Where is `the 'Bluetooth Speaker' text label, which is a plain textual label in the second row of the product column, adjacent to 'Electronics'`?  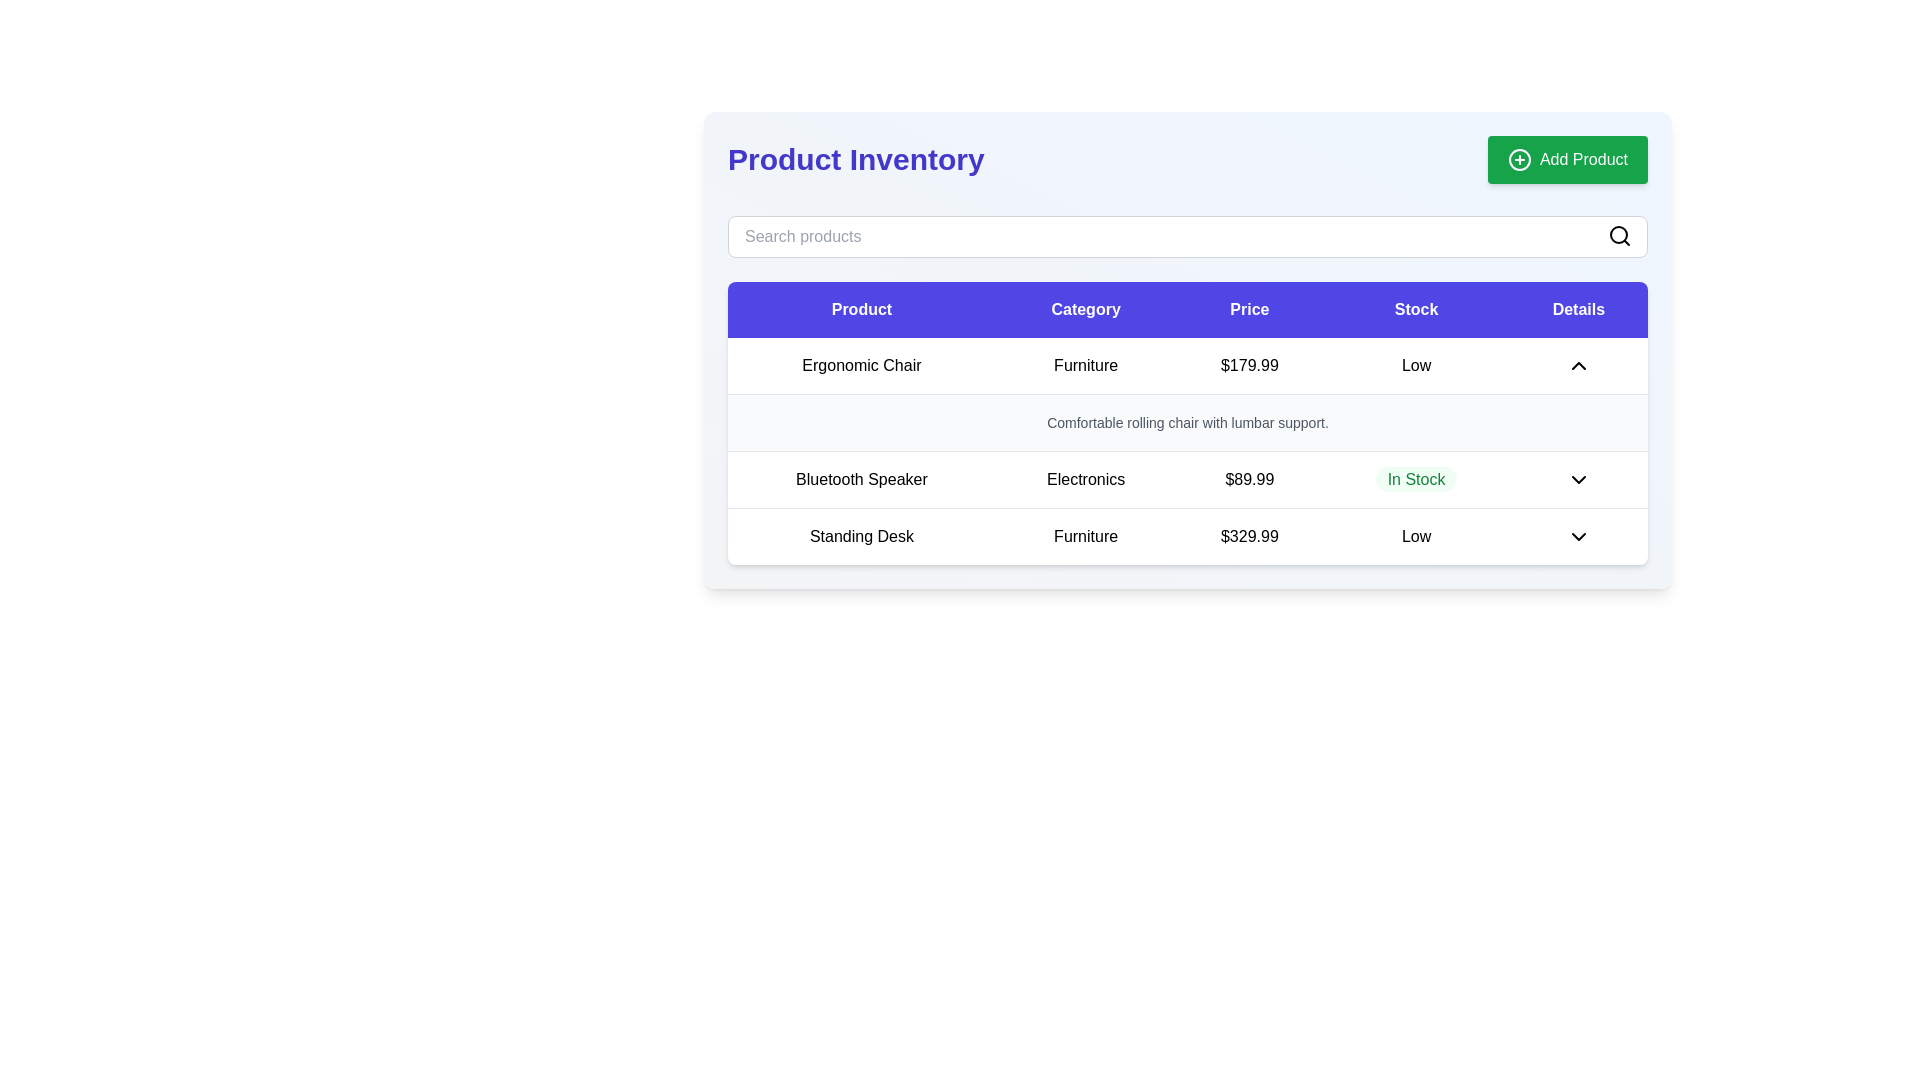 the 'Bluetooth Speaker' text label, which is a plain textual label in the second row of the product column, adjacent to 'Electronics' is located at coordinates (861, 479).